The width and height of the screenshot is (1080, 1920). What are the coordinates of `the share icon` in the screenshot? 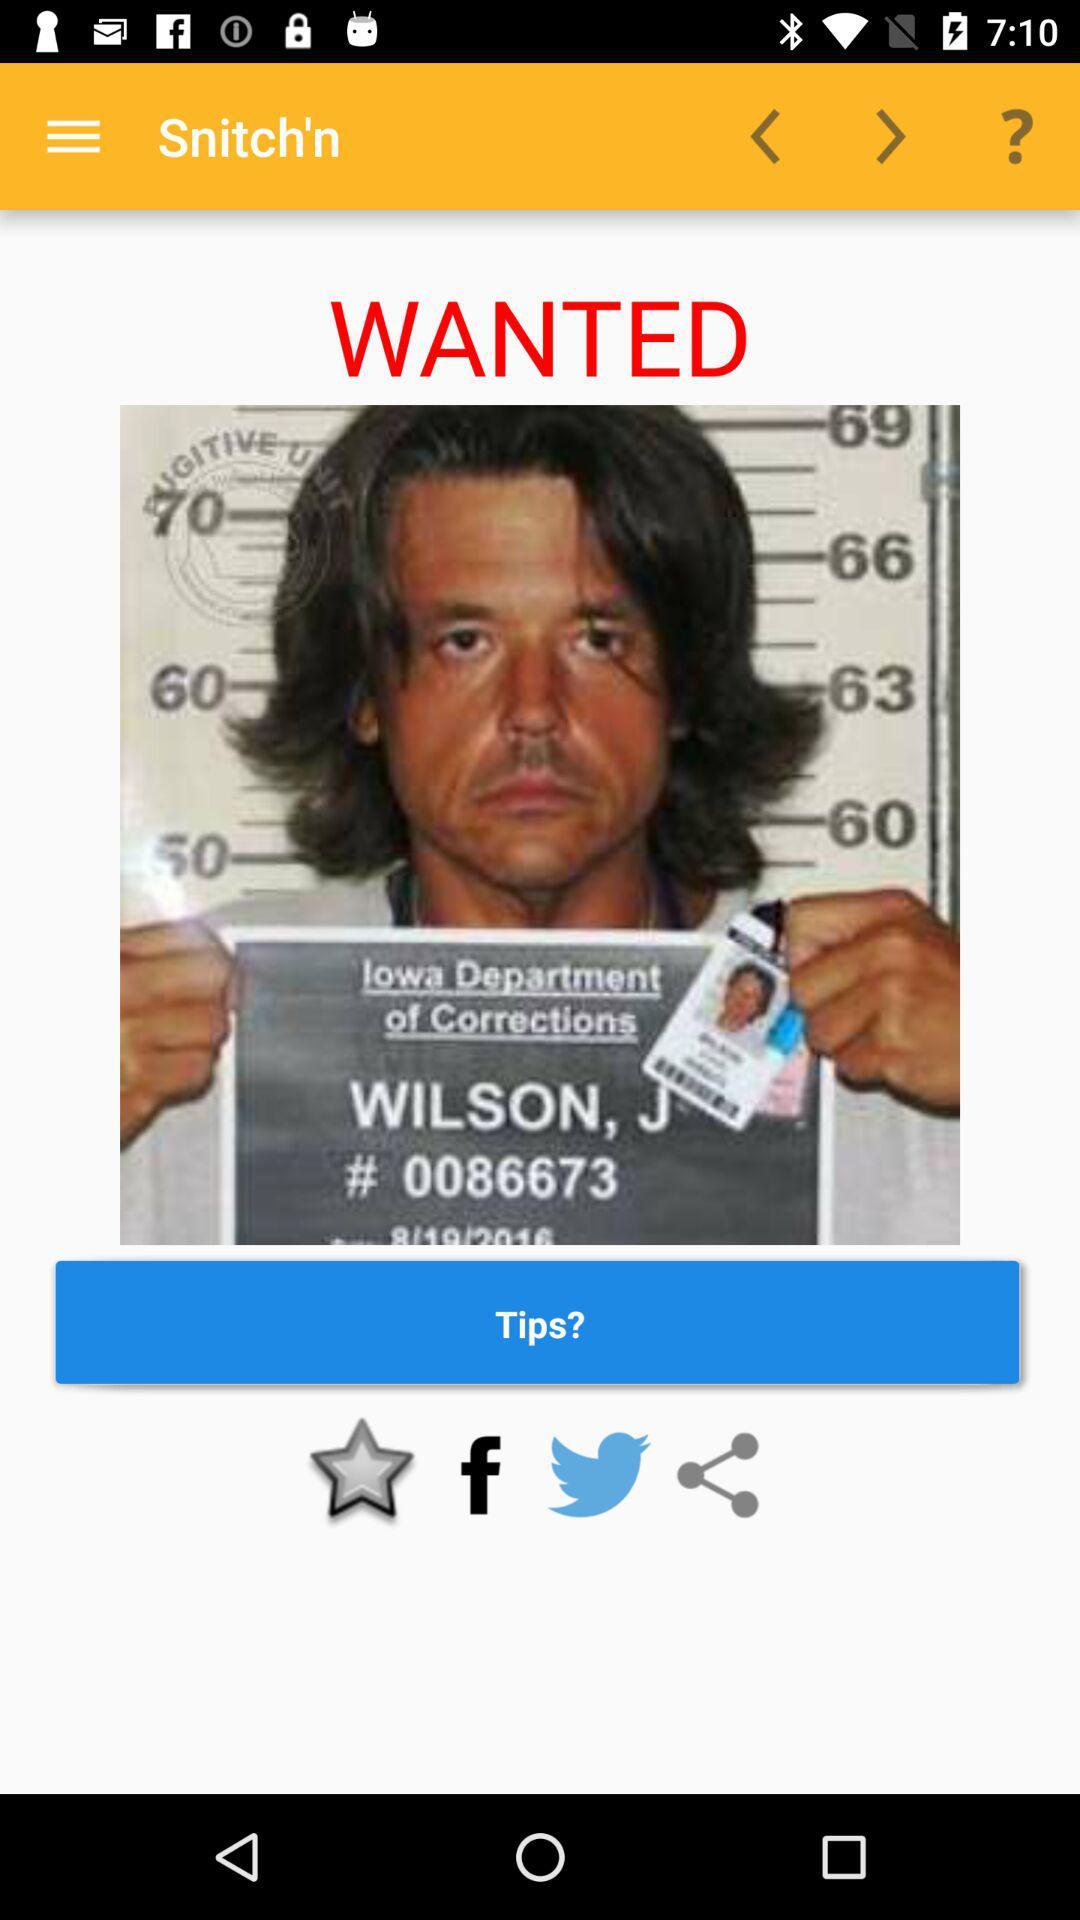 It's located at (716, 1475).